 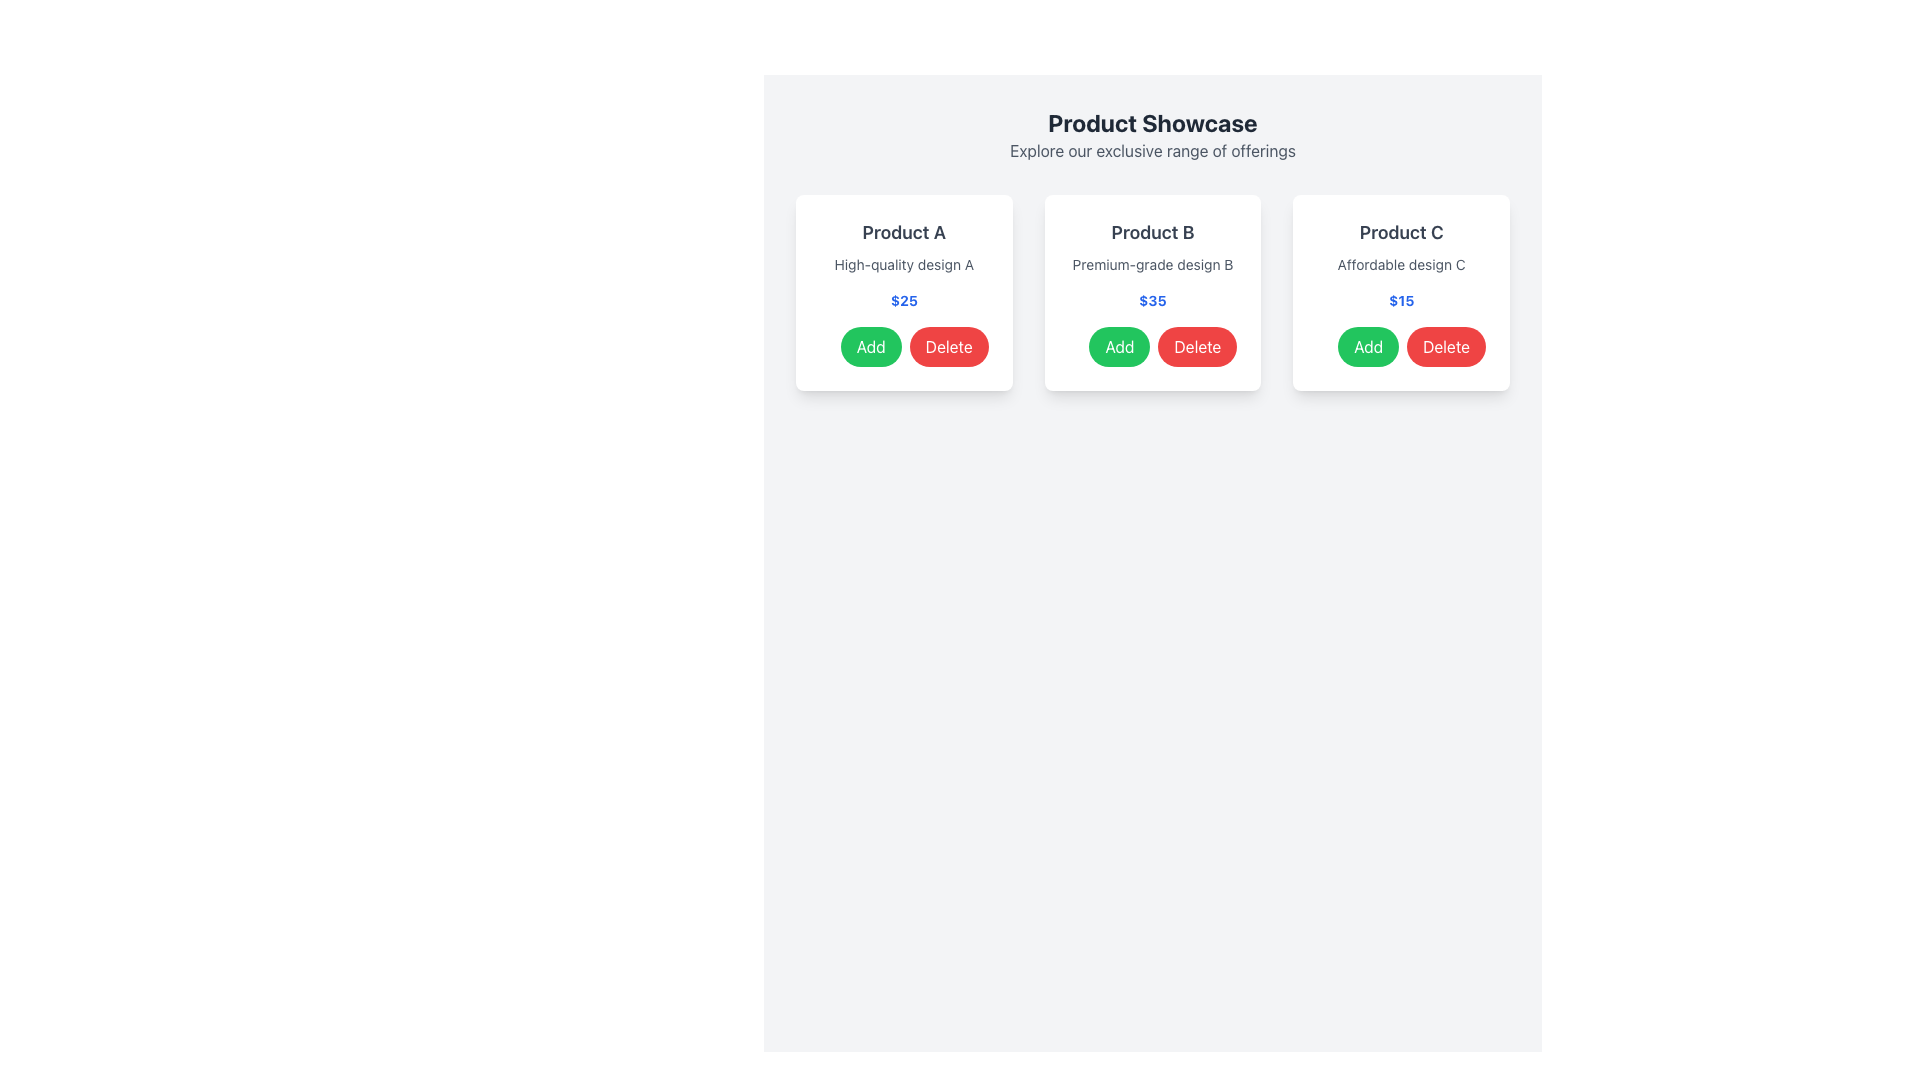 What do you see at coordinates (1400, 293) in the screenshot?
I see `the 'Add' button on the Interactive product card located in the rightmost column of the product showcase grid` at bounding box center [1400, 293].